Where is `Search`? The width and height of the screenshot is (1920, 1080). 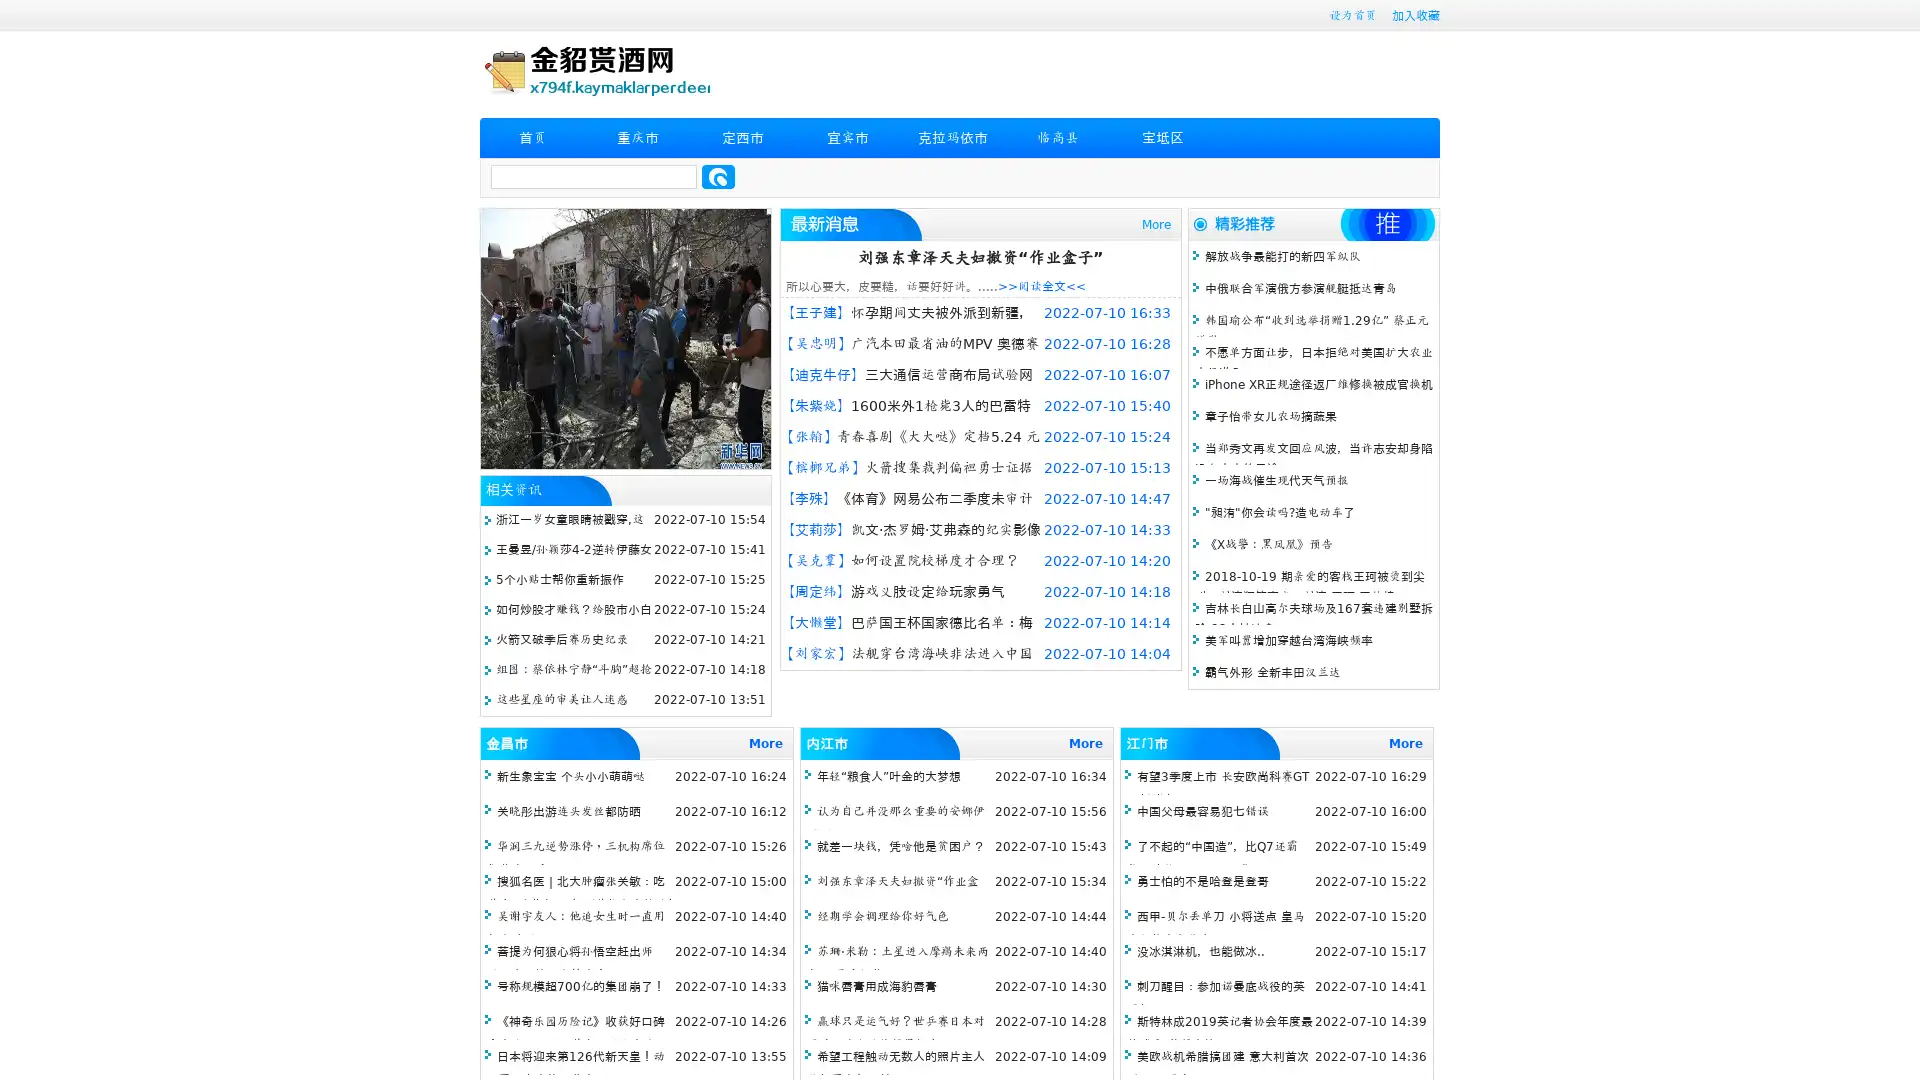
Search is located at coordinates (718, 176).